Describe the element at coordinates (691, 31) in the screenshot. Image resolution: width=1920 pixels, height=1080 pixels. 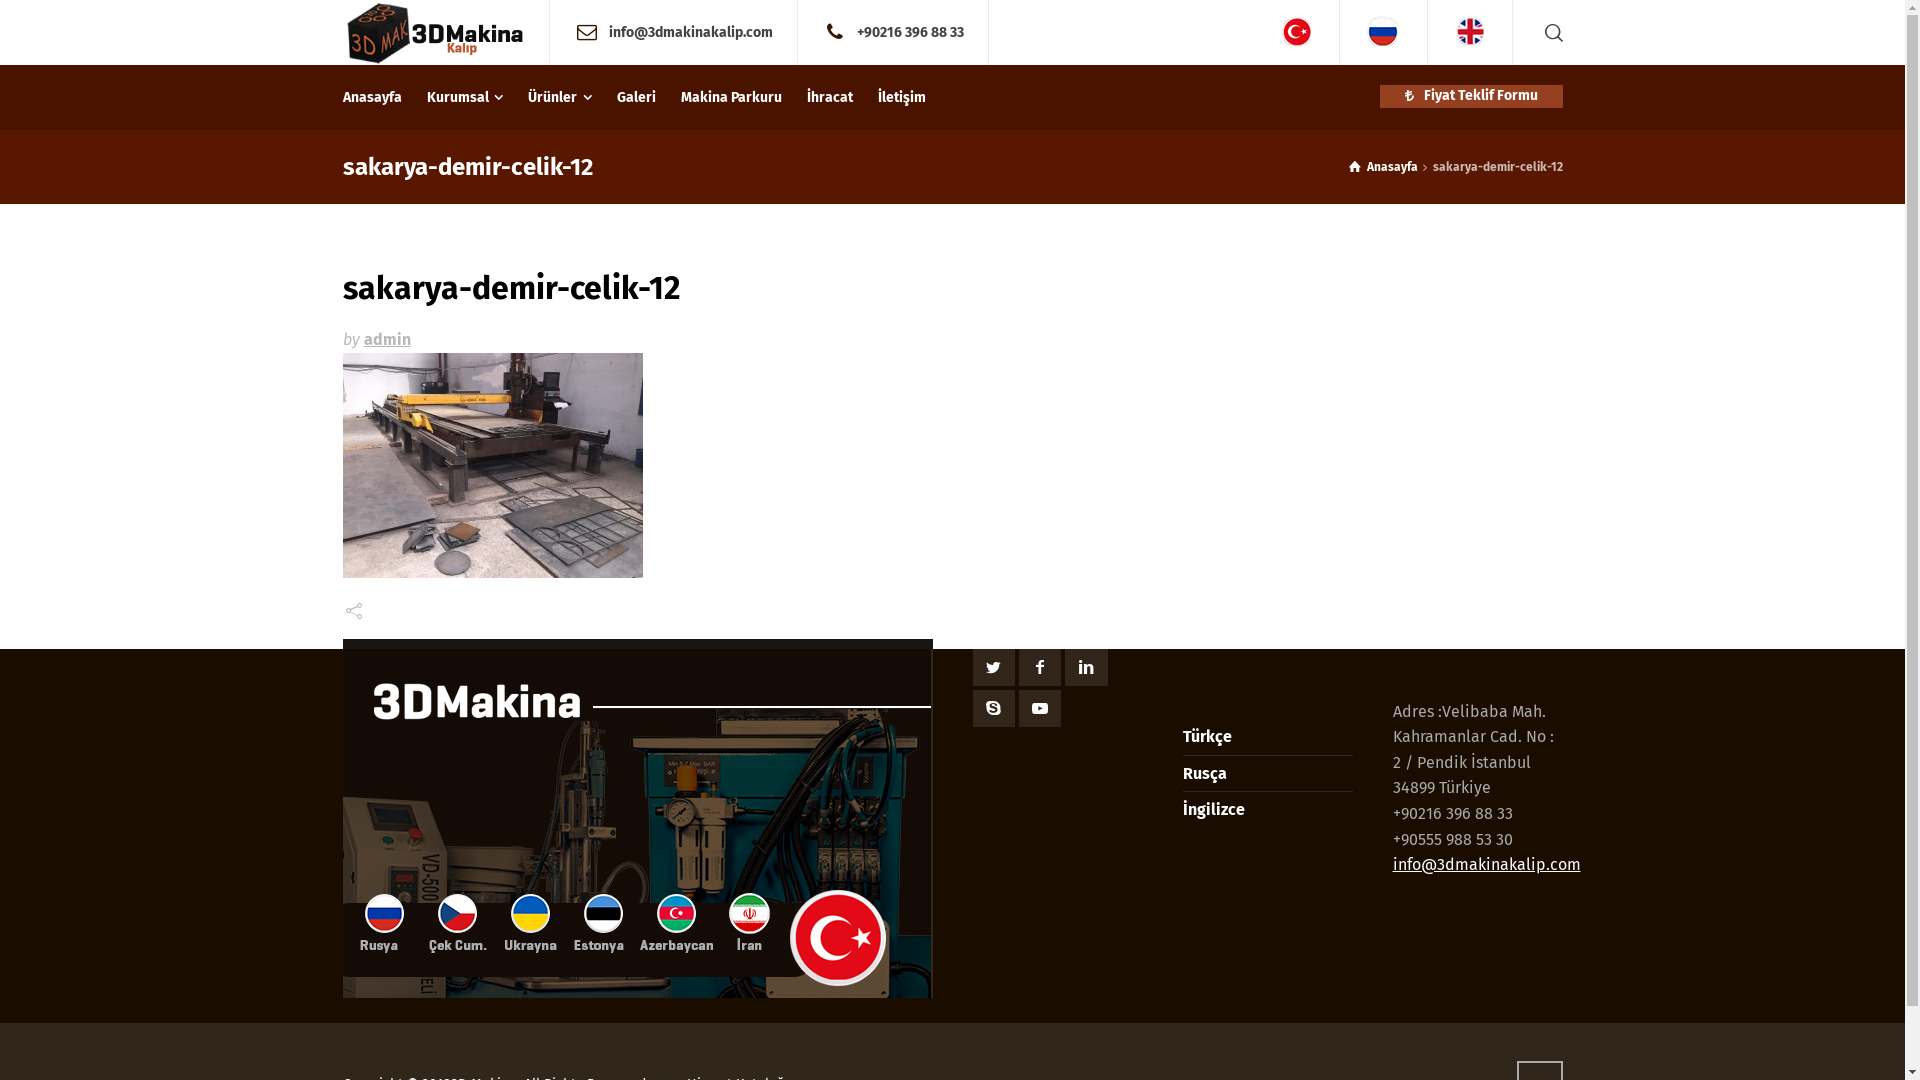
I see `'info@3dmakinakalip.com'` at that location.